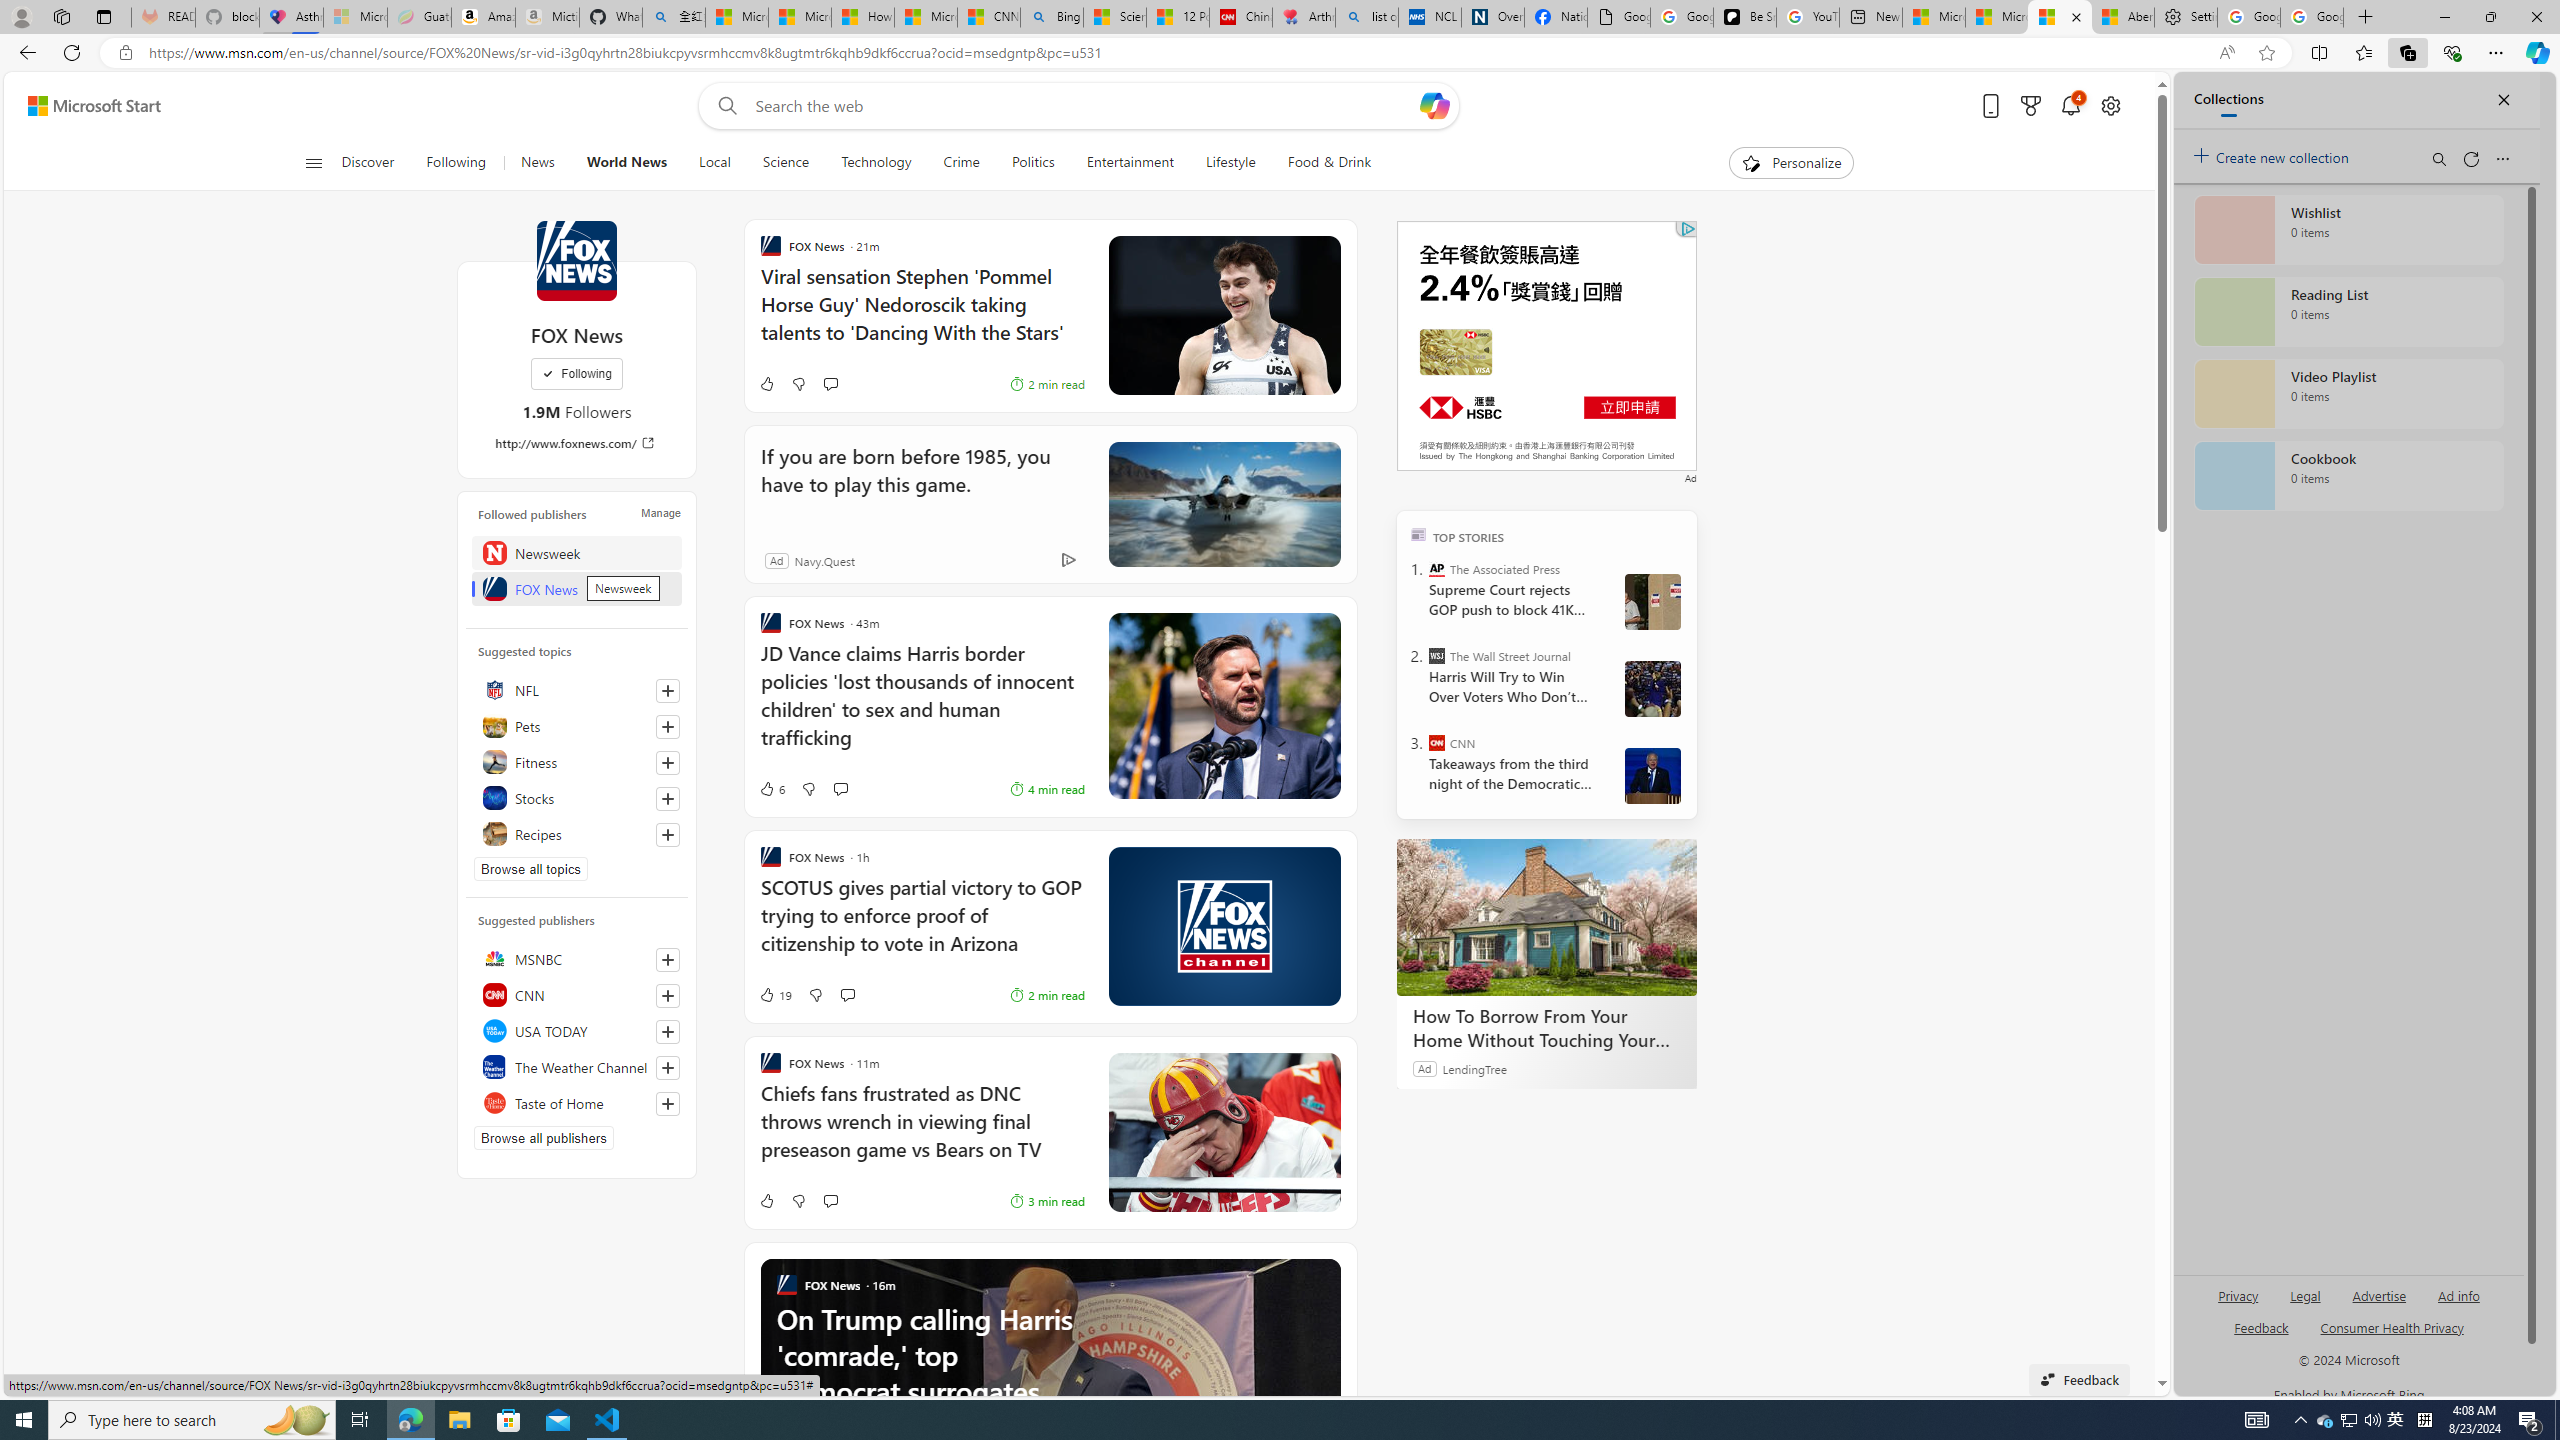  What do you see at coordinates (770, 788) in the screenshot?
I see `'6 Like'` at bounding box center [770, 788].